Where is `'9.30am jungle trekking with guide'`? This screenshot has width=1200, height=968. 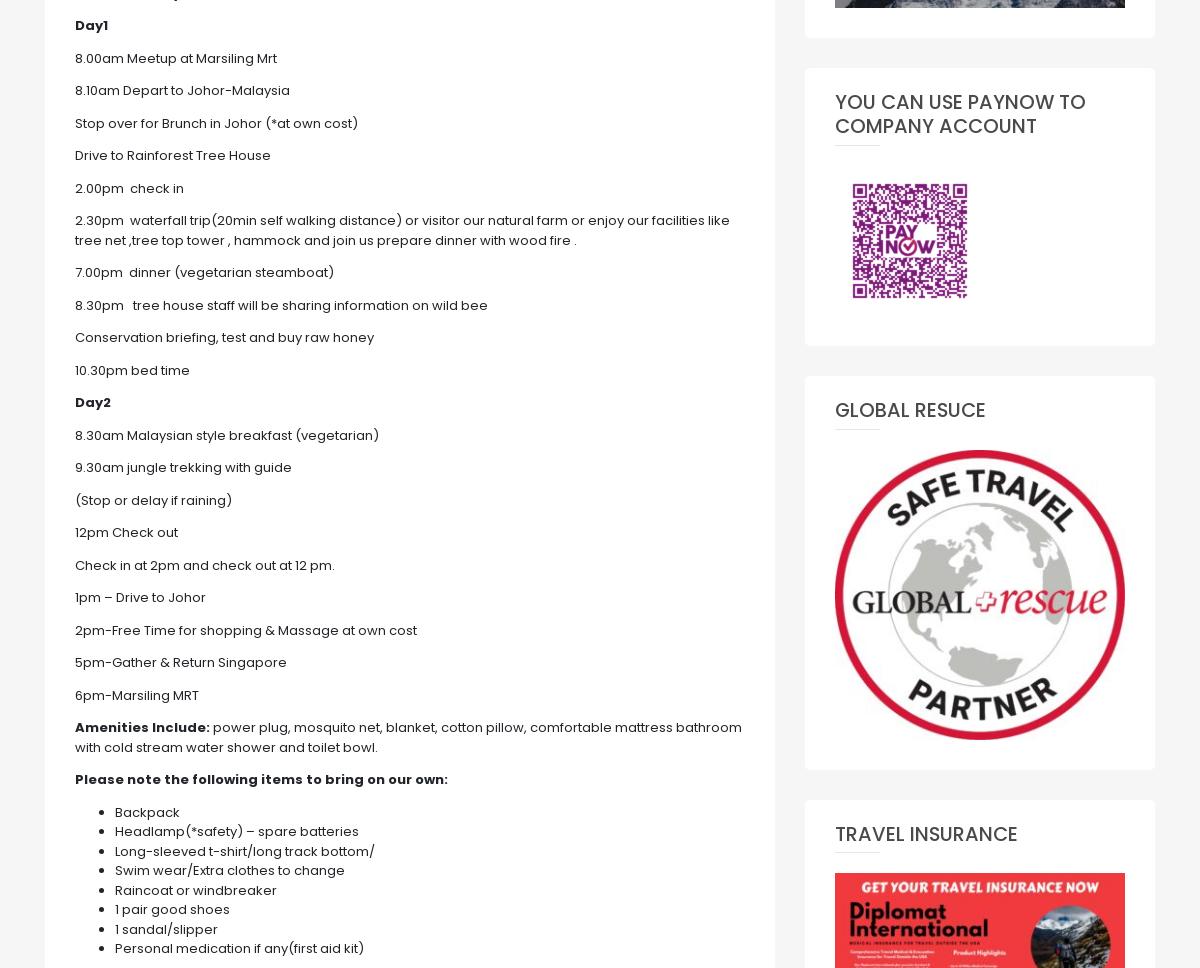
'9.30am jungle trekking with guide' is located at coordinates (182, 466).